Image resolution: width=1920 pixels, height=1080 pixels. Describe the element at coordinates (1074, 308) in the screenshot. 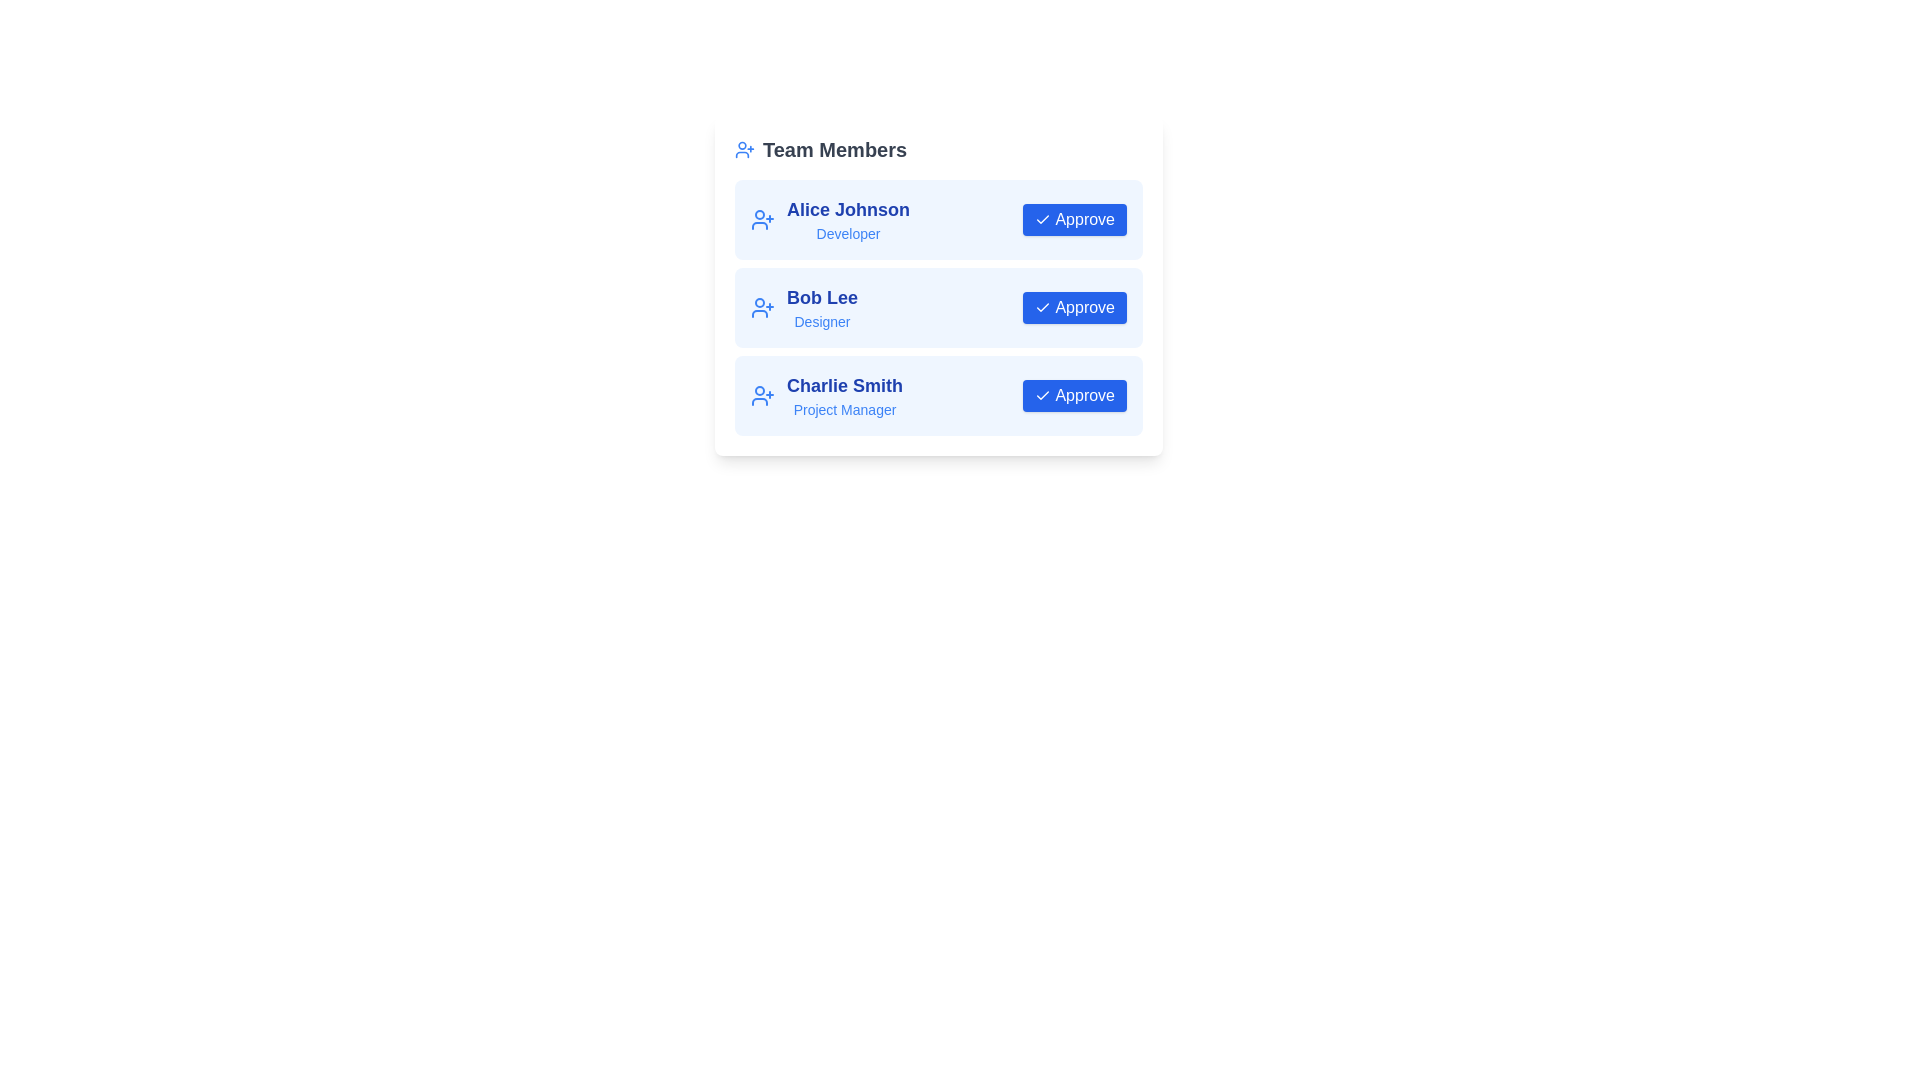

I see `the blue 'Approve' button with white text and a checkmark icon in the 'Bob Lee' segment to approve` at that location.